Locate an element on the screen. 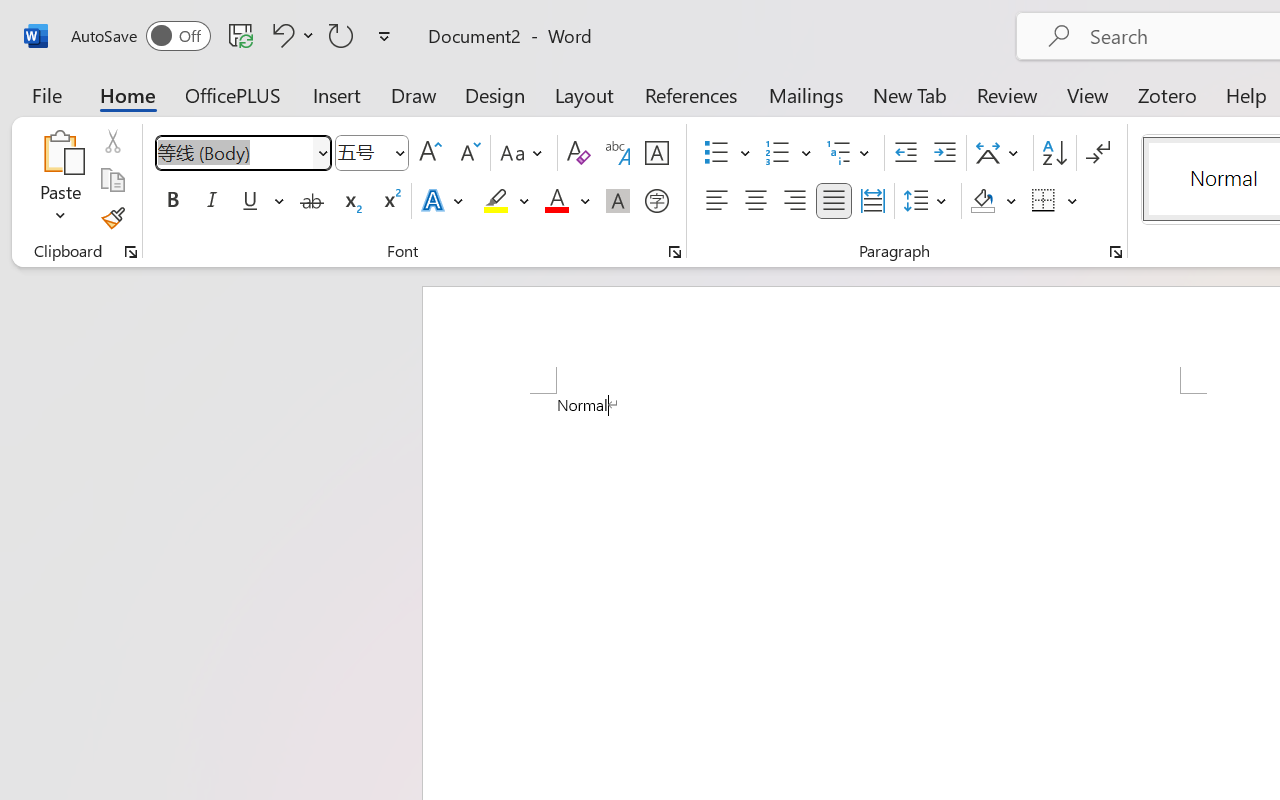 The width and height of the screenshot is (1280, 800). 'Bullets' is located at coordinates (726, 153).